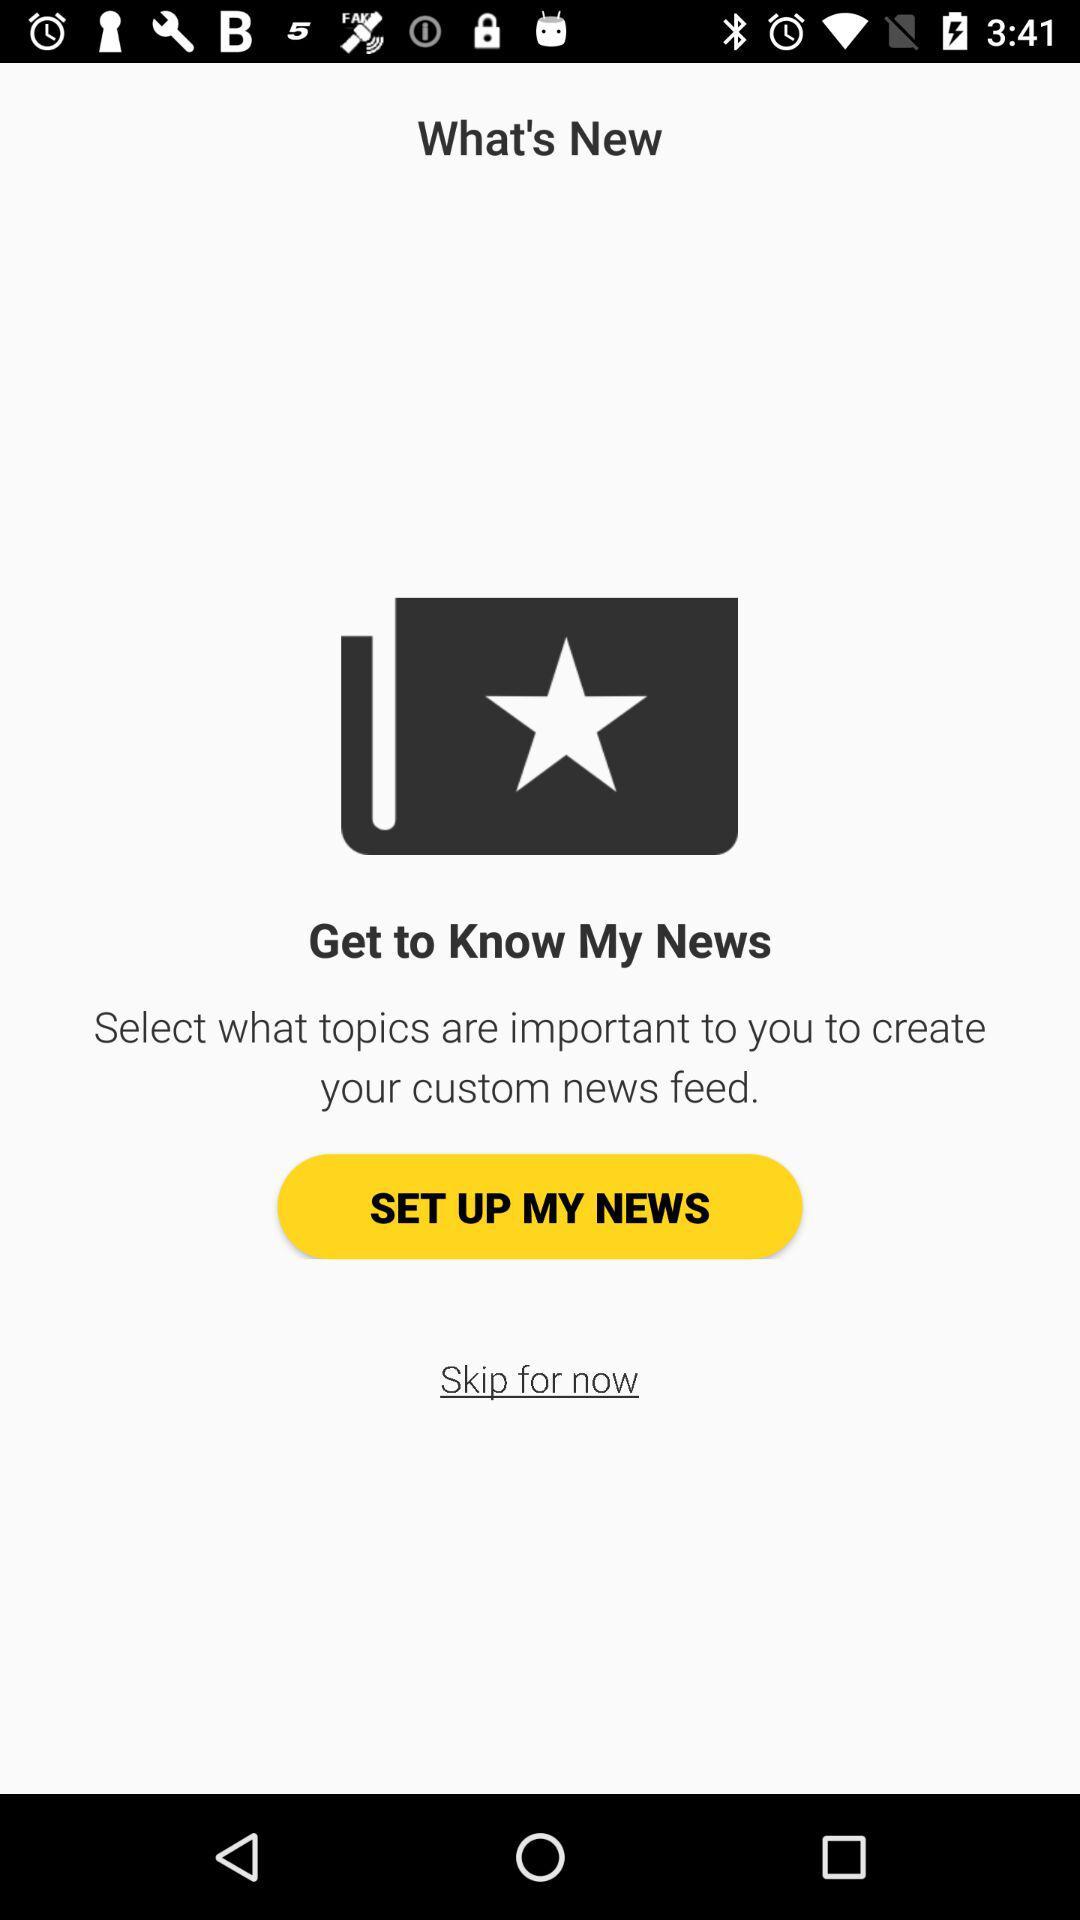 The image size is (1080, 1920). Describe the element at coordinates (538, 1377) in the screenshot. I see `the skip for now icon` at that location.